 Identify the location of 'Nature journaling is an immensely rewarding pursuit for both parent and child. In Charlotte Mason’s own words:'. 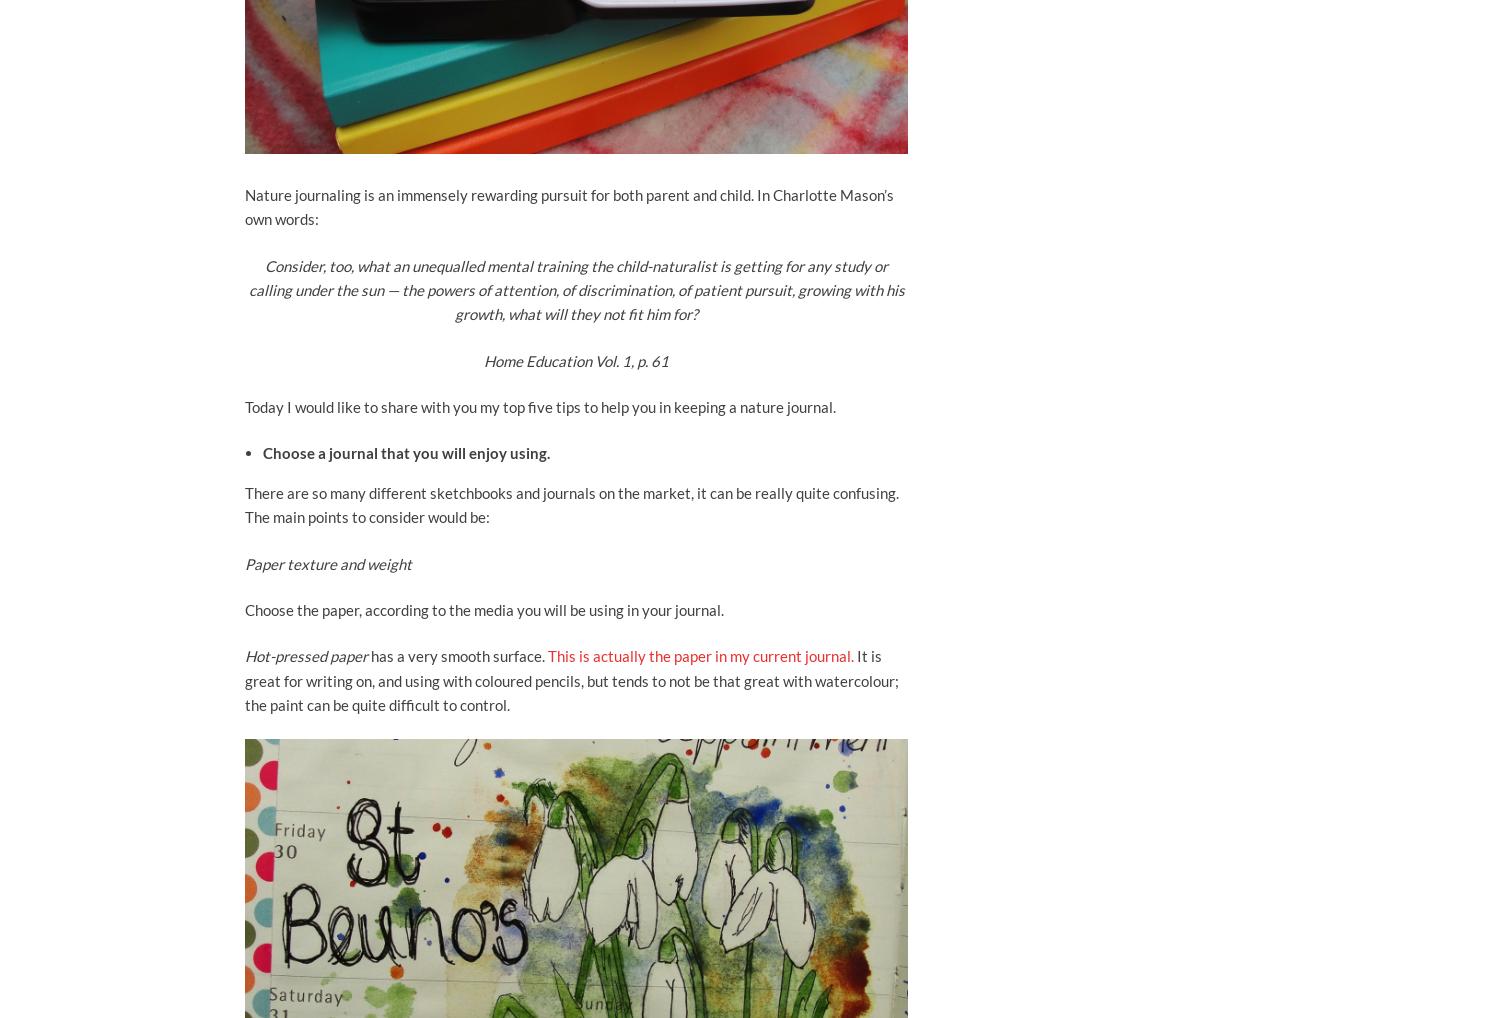
(568, 205).